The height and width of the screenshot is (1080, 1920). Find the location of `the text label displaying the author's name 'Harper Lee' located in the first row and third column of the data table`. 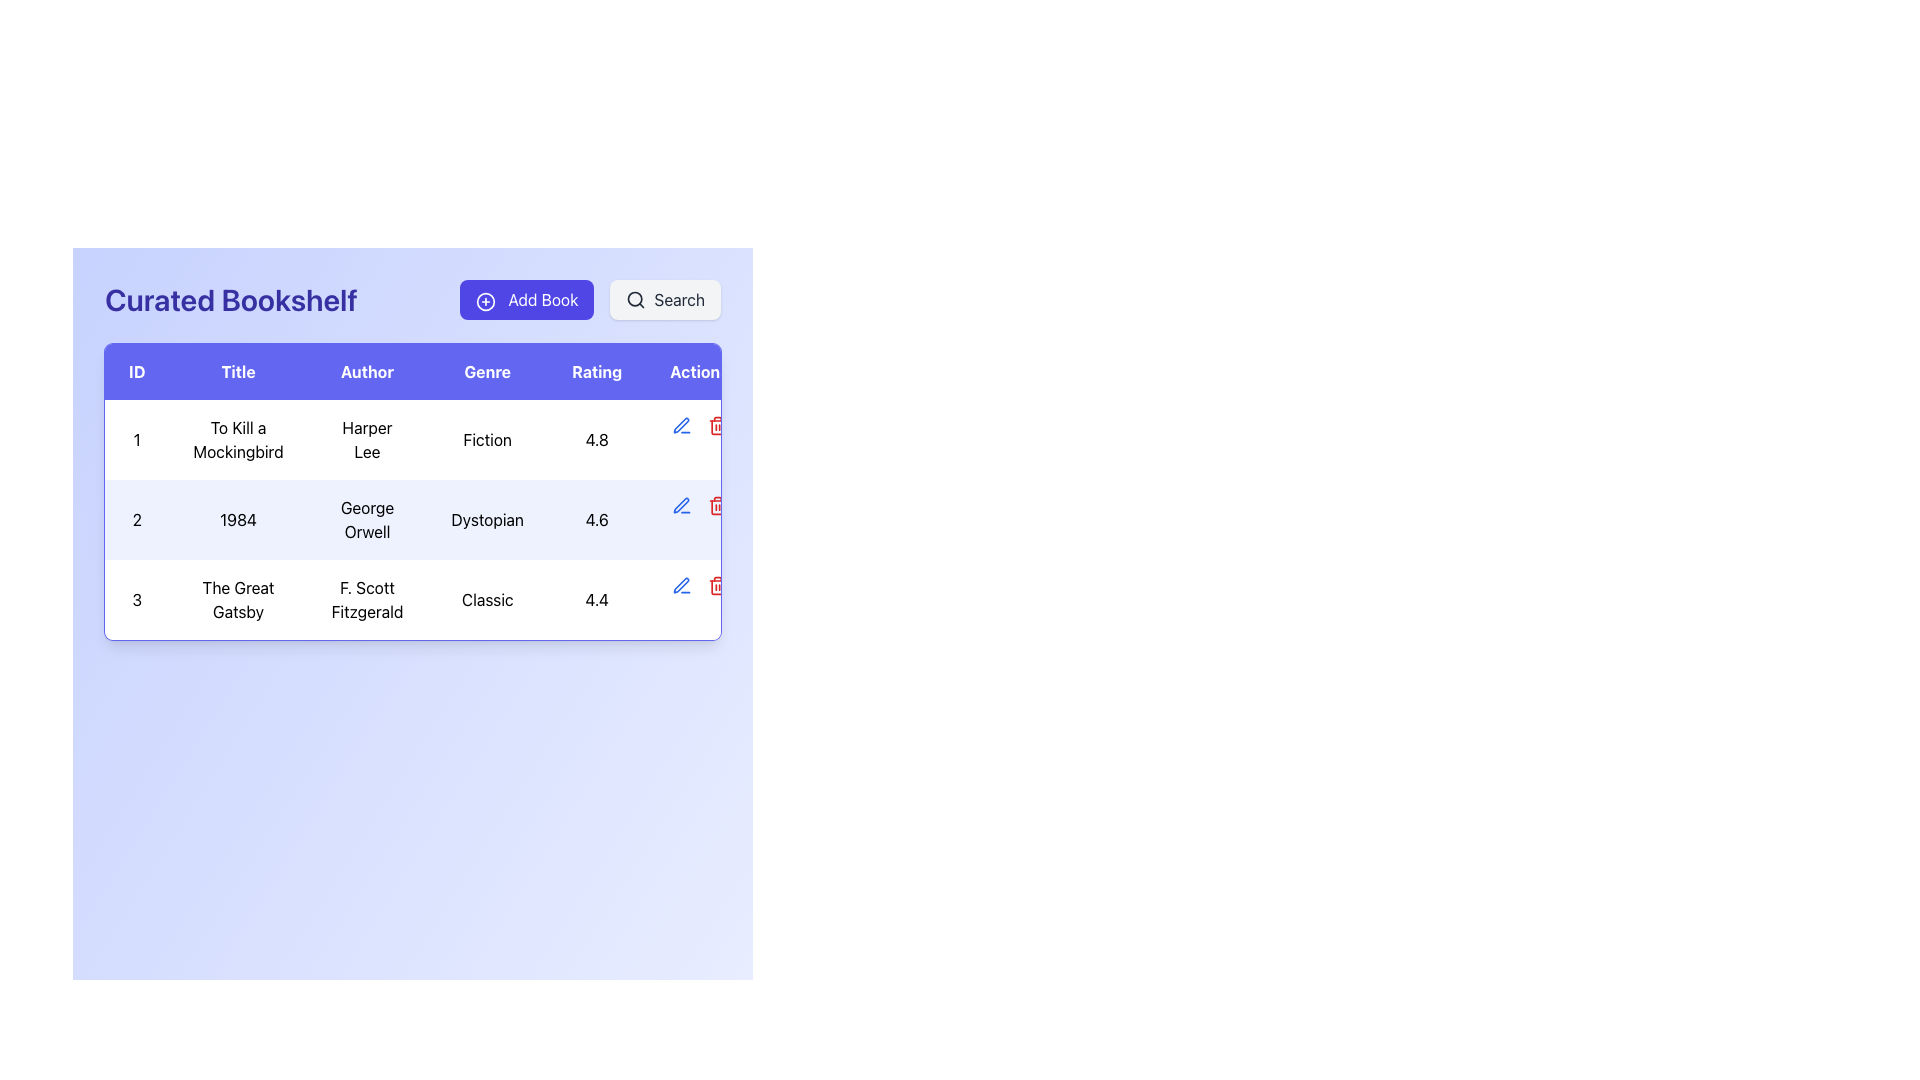

the text label displaying the author's name 'Harper Lee' located in the first row and third column of the data table is located at coordinates (367, 438).